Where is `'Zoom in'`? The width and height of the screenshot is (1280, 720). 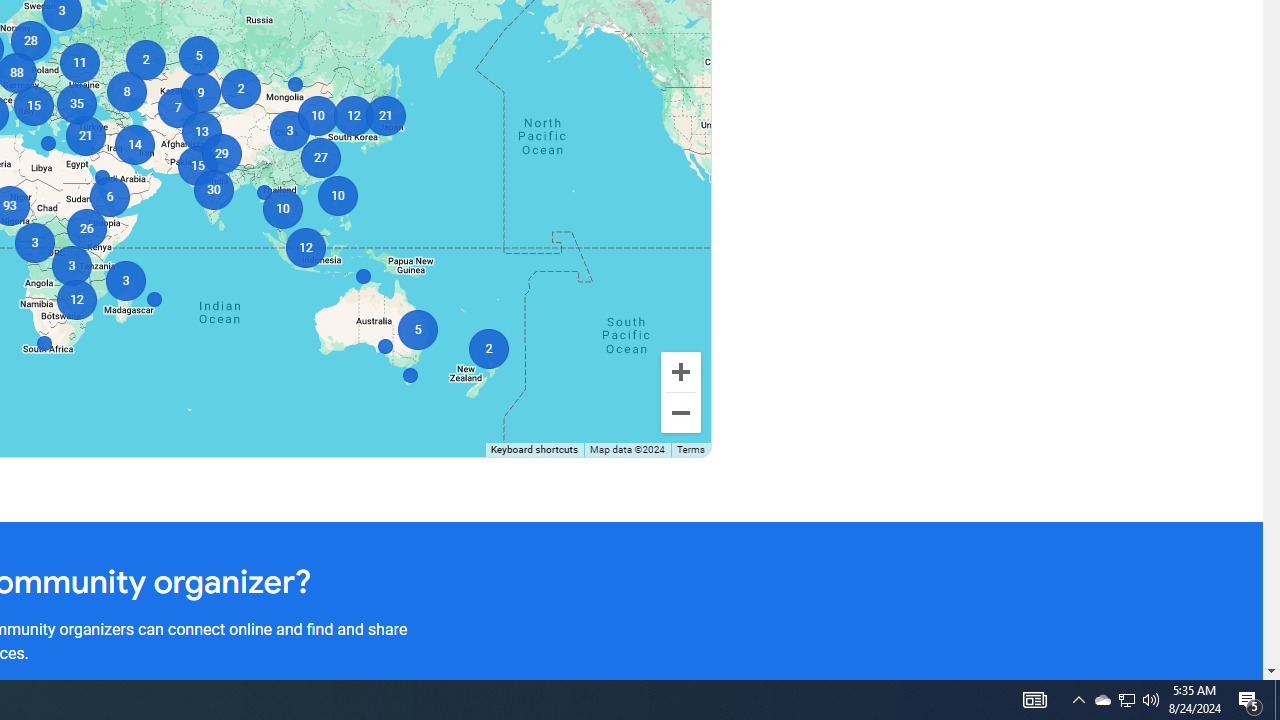 'Zoom in' is located at coordinates (680, 371).